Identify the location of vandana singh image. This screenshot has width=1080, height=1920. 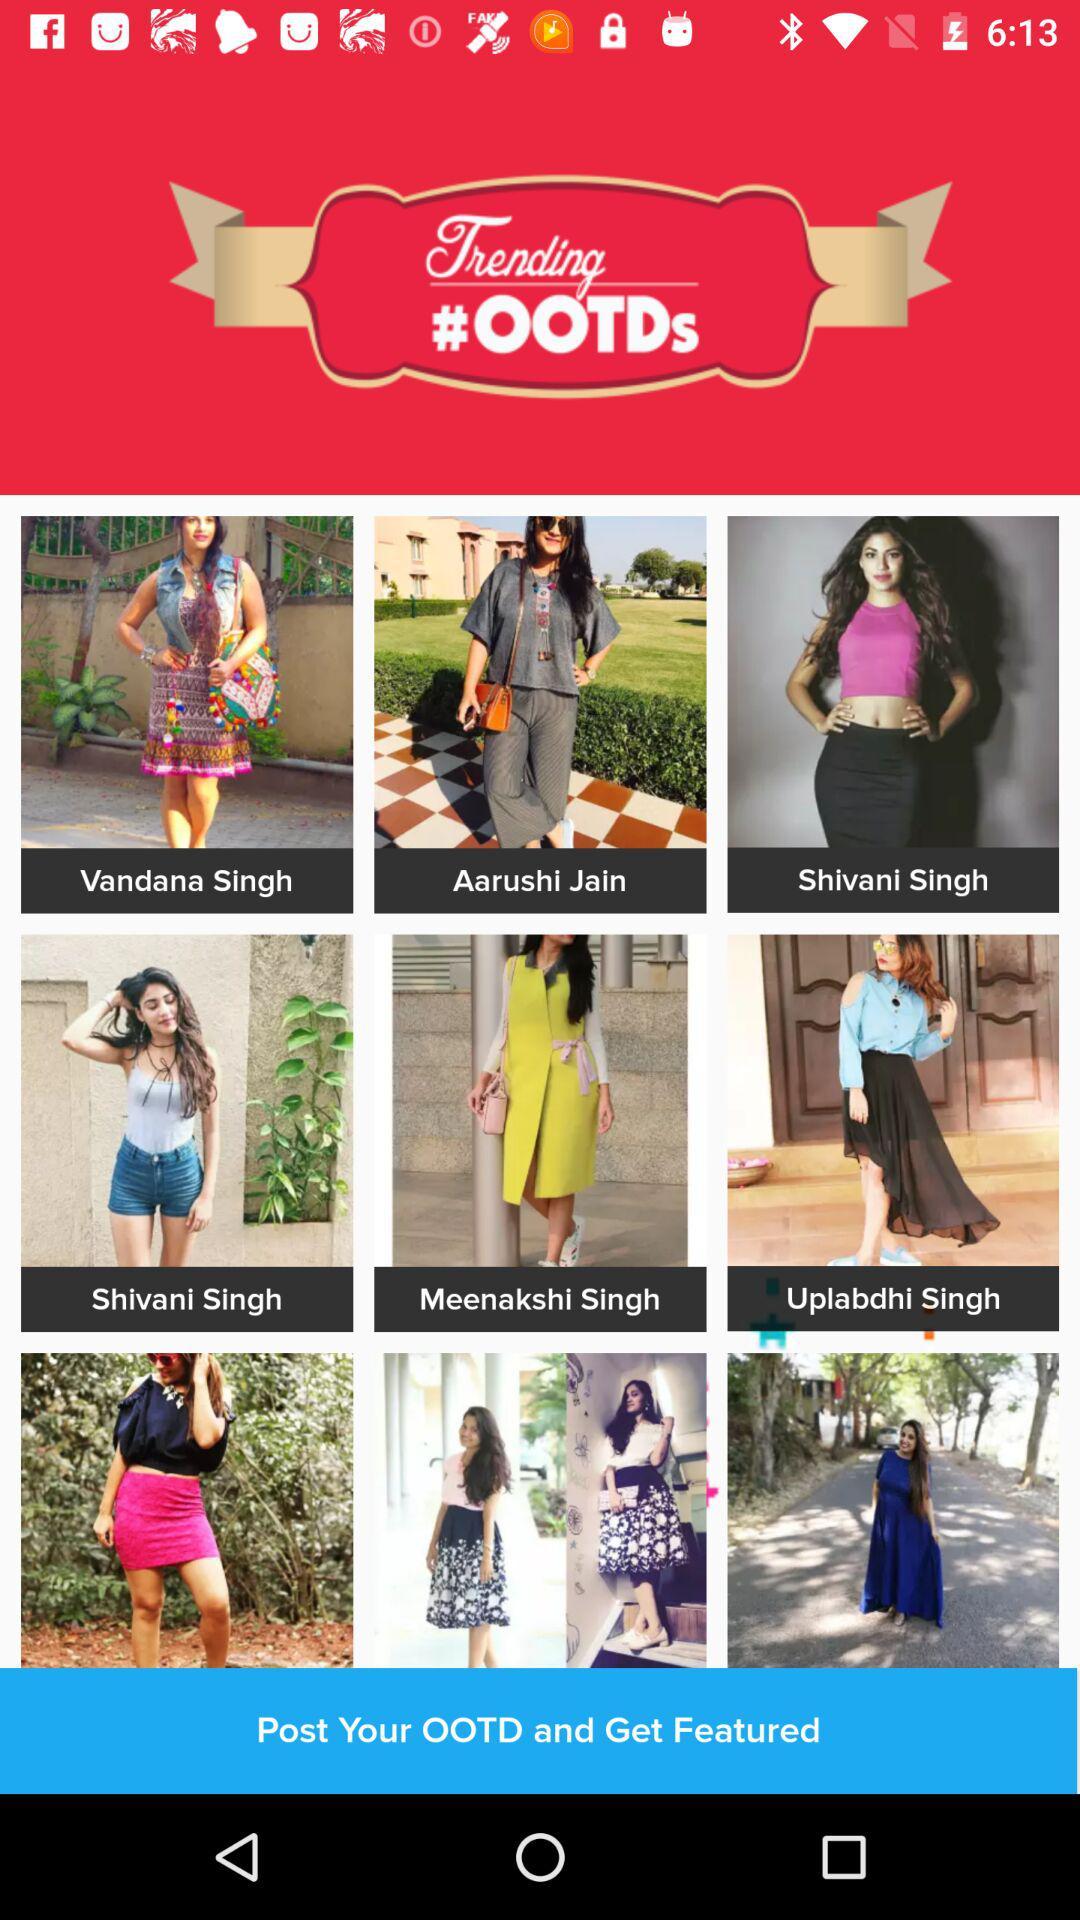
(187, 682).